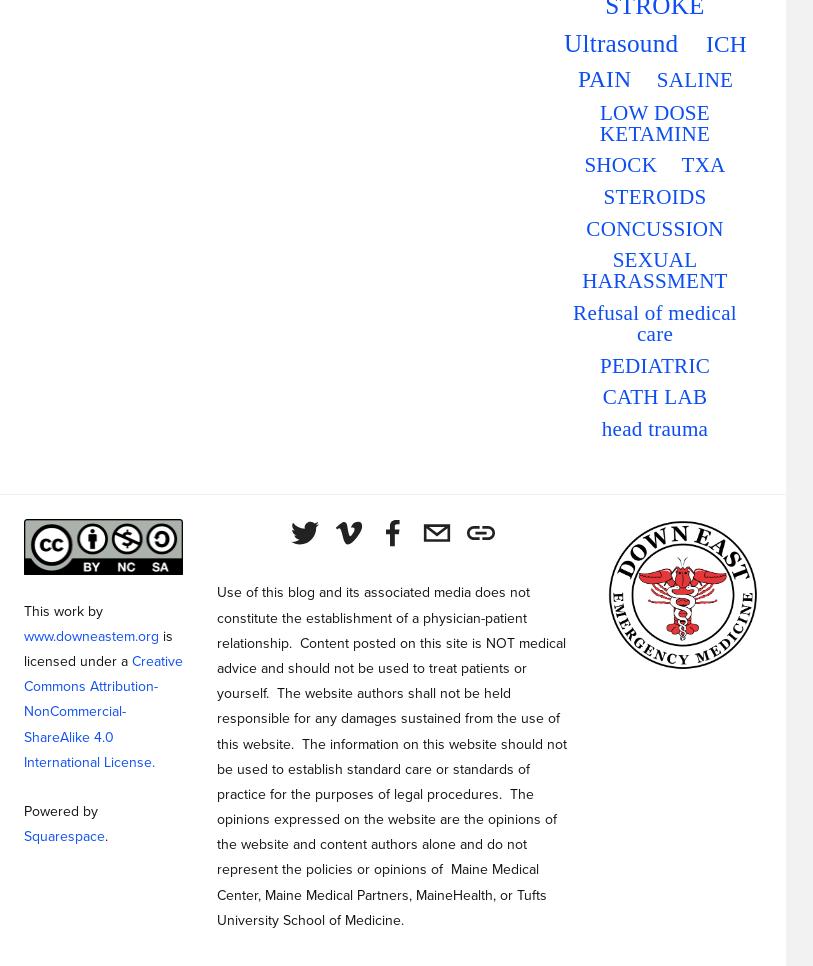 This screenshot has width=813, height=966. I want to click on 'Refusal of medical care', so click(654, 323).